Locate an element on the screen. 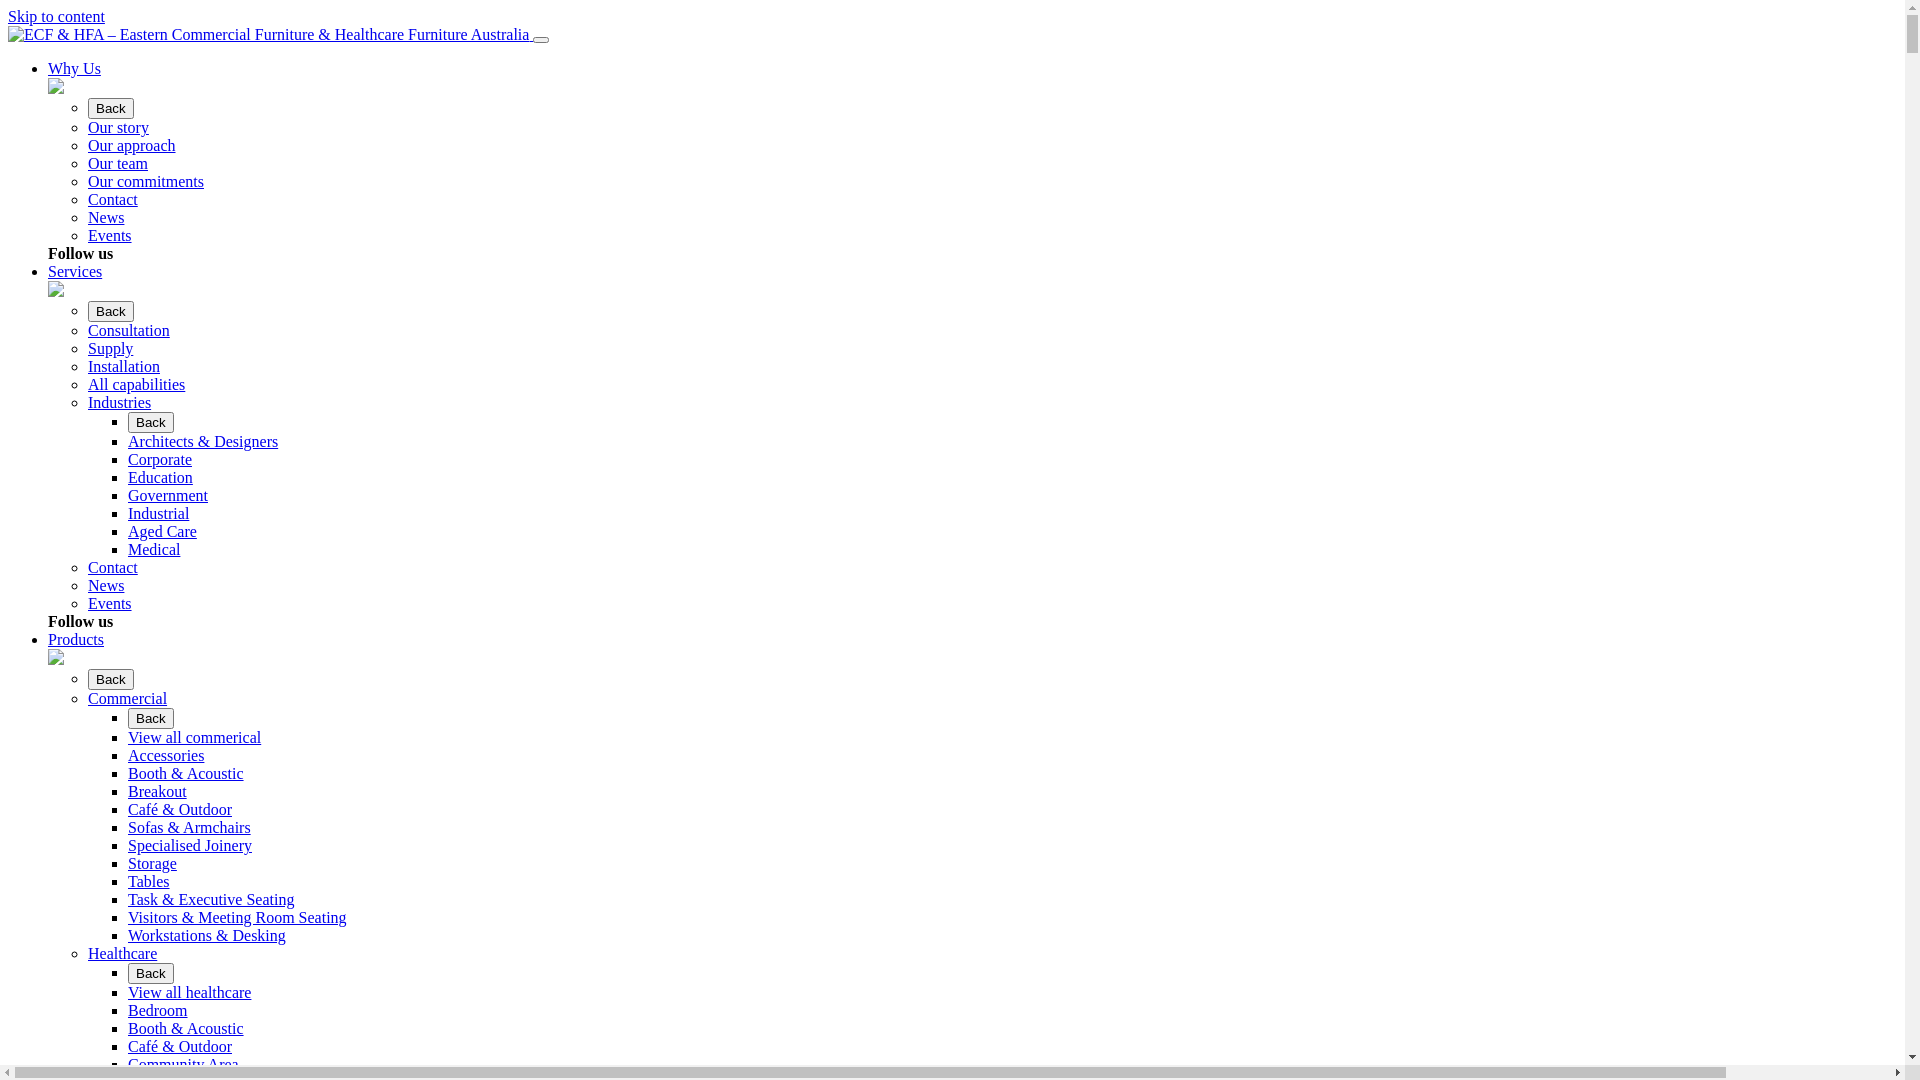 This screenshot has height=1080, width=1920. 'Our team' is located at coordinates (117, 162).